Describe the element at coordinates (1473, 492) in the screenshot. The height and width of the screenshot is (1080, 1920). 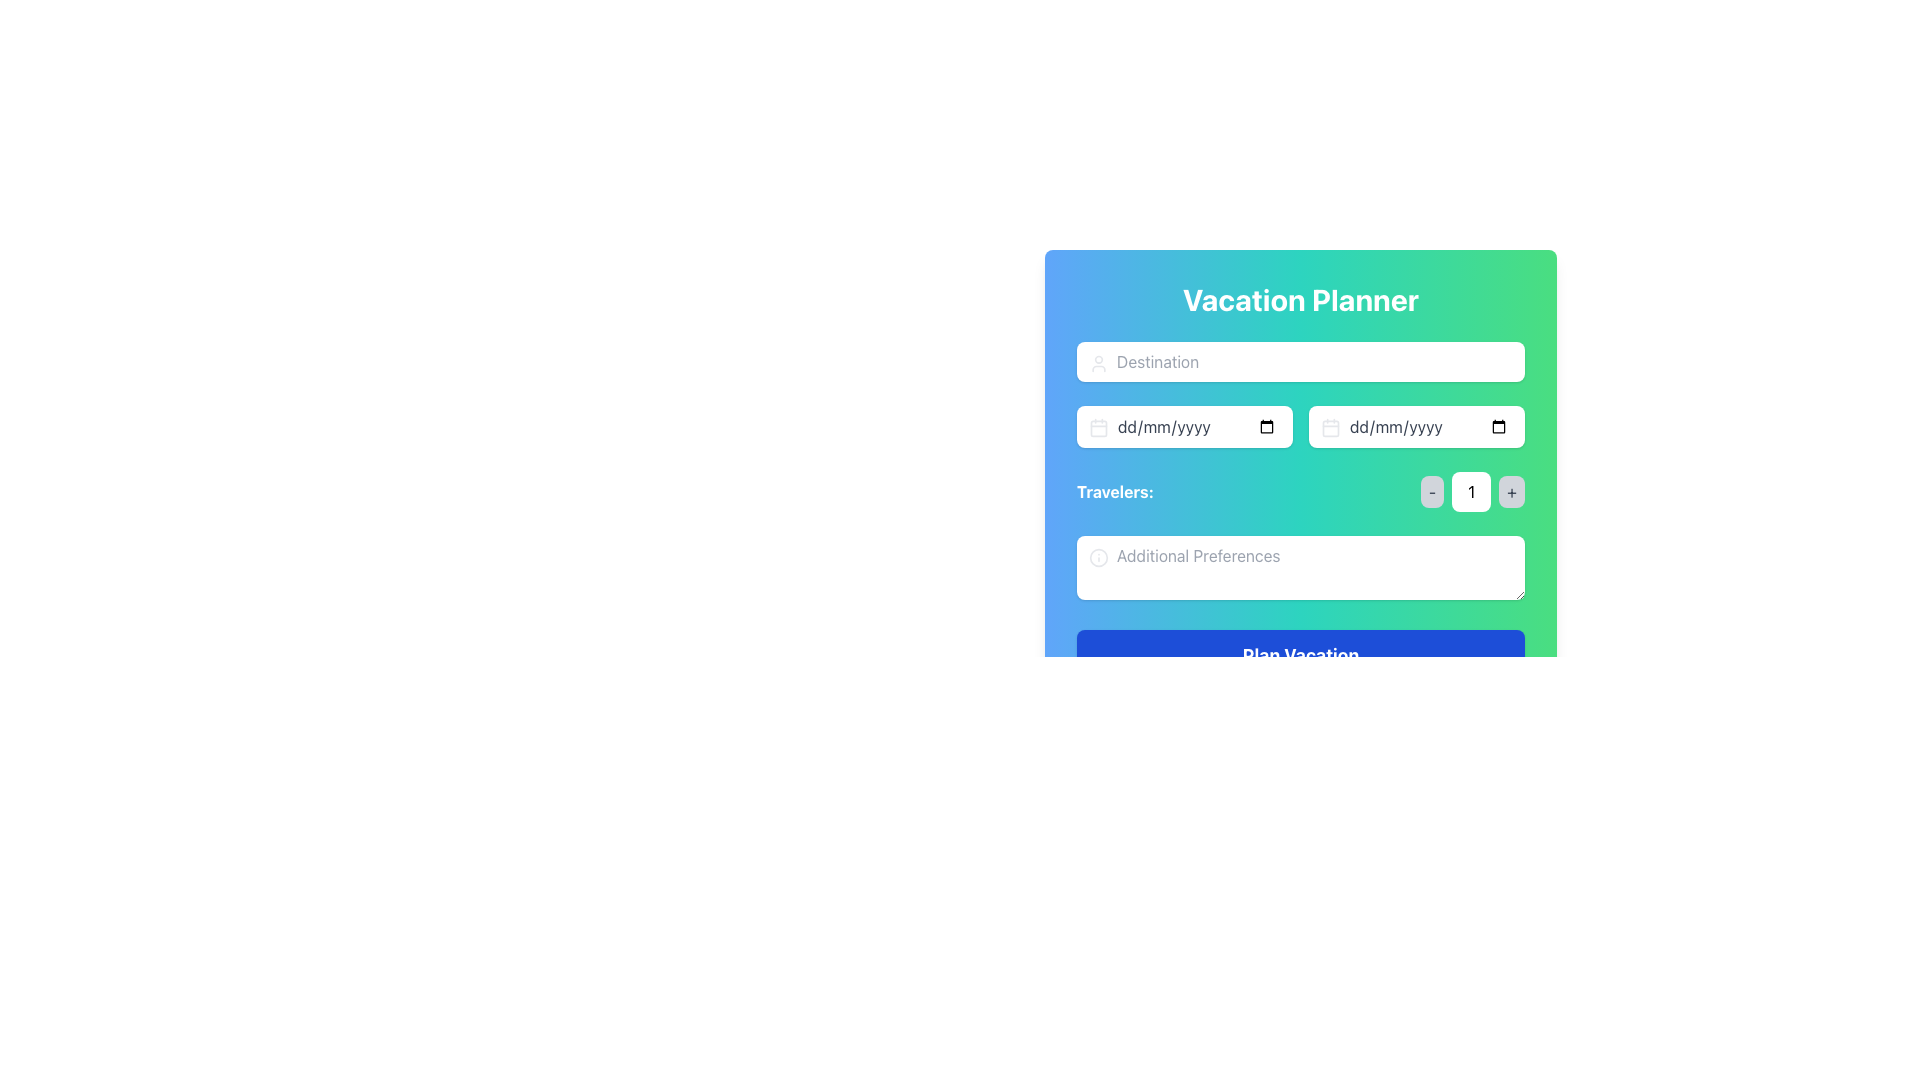
I see `the Display field that shows the current numeric value representing the number of travelers, located next to the 'Travelers:' label` at that location.